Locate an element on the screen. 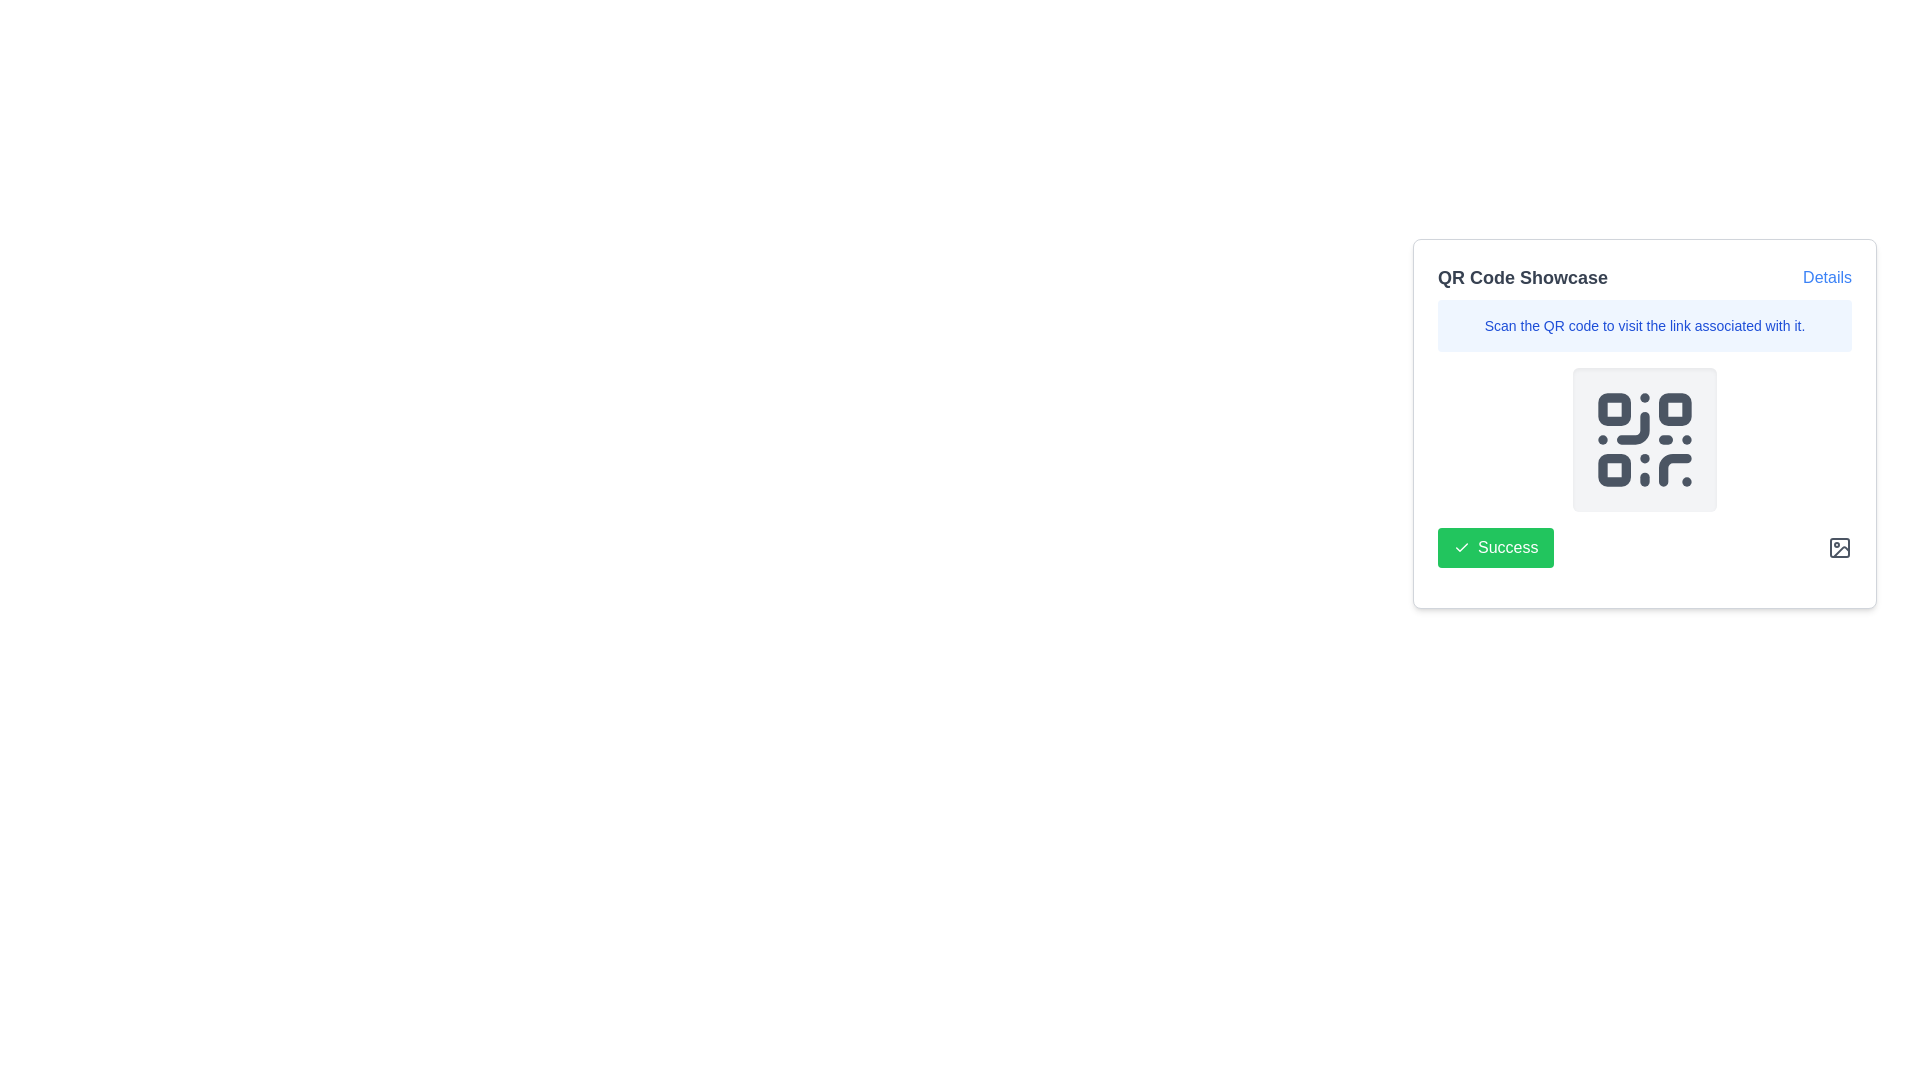 This screenshot has width=1920, height=1080. the curved line in the bottom left quadrant of the QR code icon, which contributes to its visual representation is located at coordinates (1633, 427).